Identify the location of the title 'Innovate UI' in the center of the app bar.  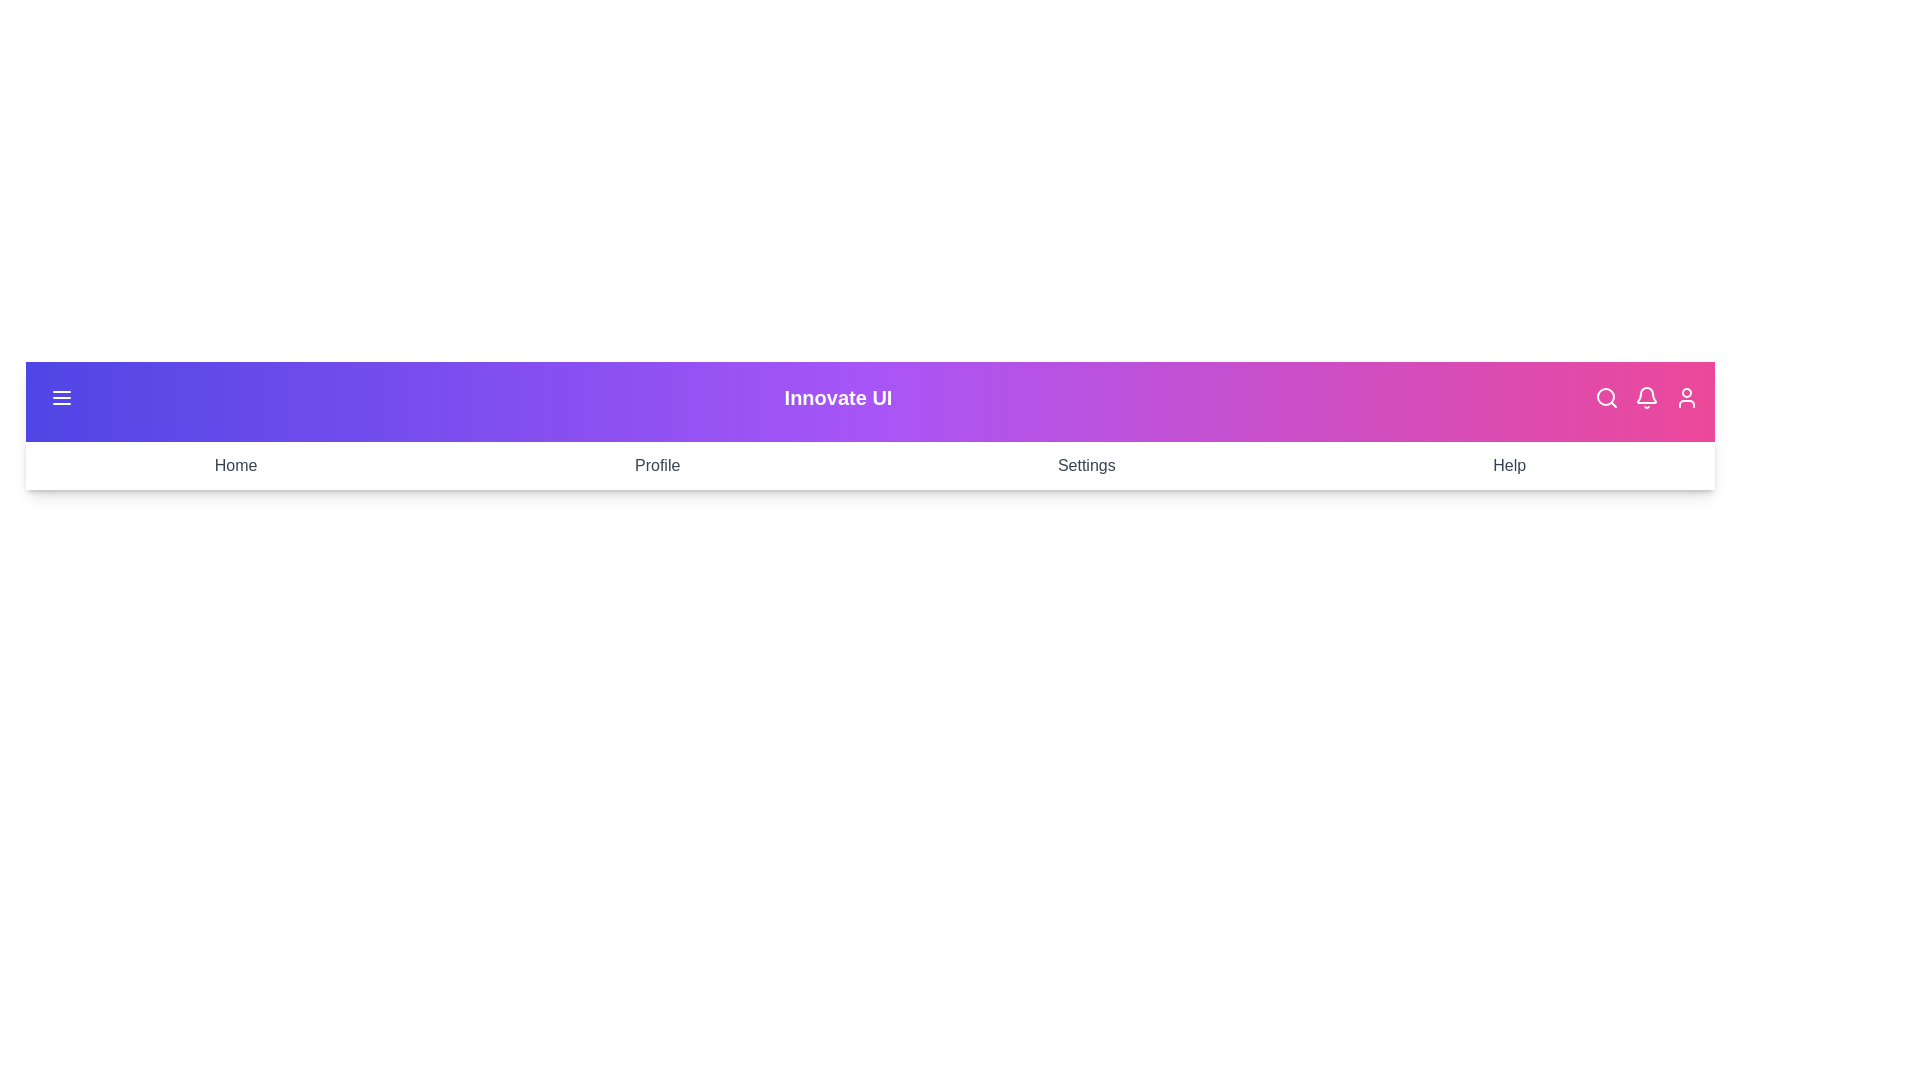
(838, 397).